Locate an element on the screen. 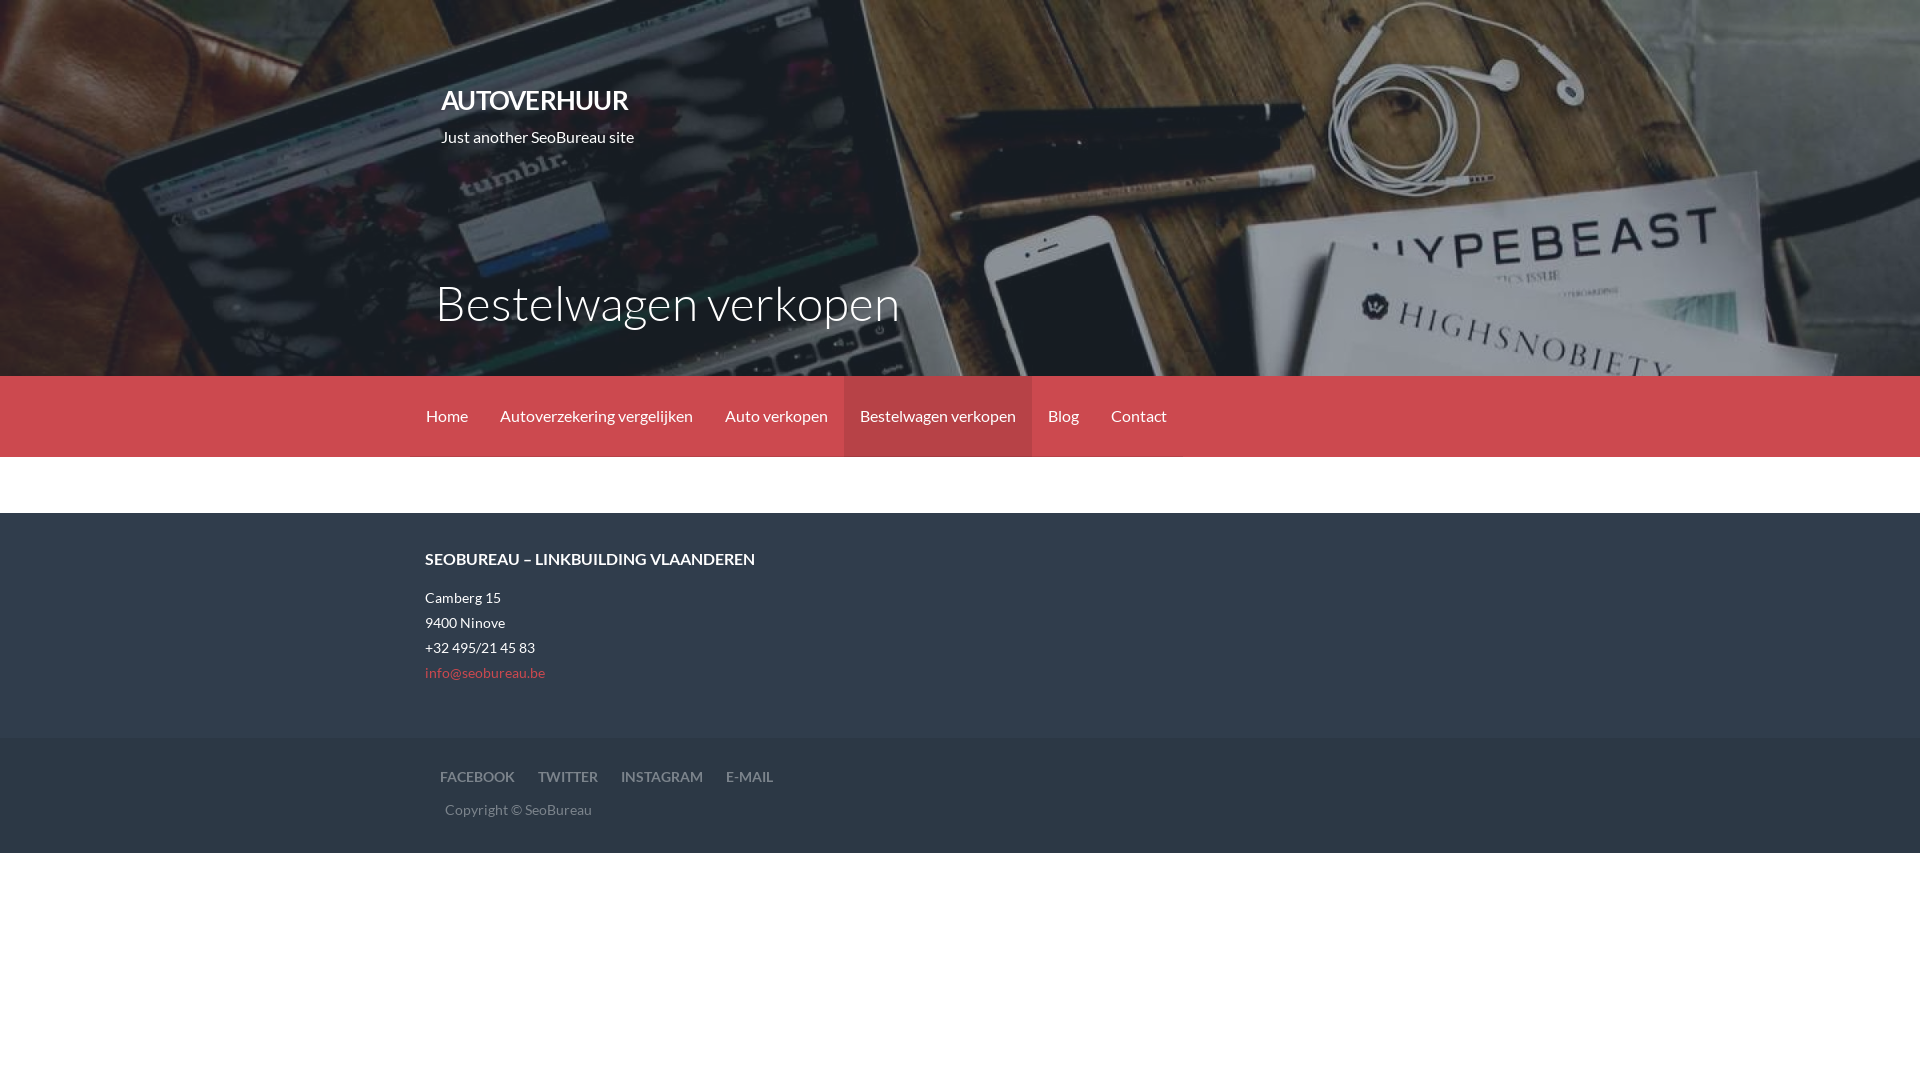  'info@seobureau.be' is located at coordinates (484, 672).